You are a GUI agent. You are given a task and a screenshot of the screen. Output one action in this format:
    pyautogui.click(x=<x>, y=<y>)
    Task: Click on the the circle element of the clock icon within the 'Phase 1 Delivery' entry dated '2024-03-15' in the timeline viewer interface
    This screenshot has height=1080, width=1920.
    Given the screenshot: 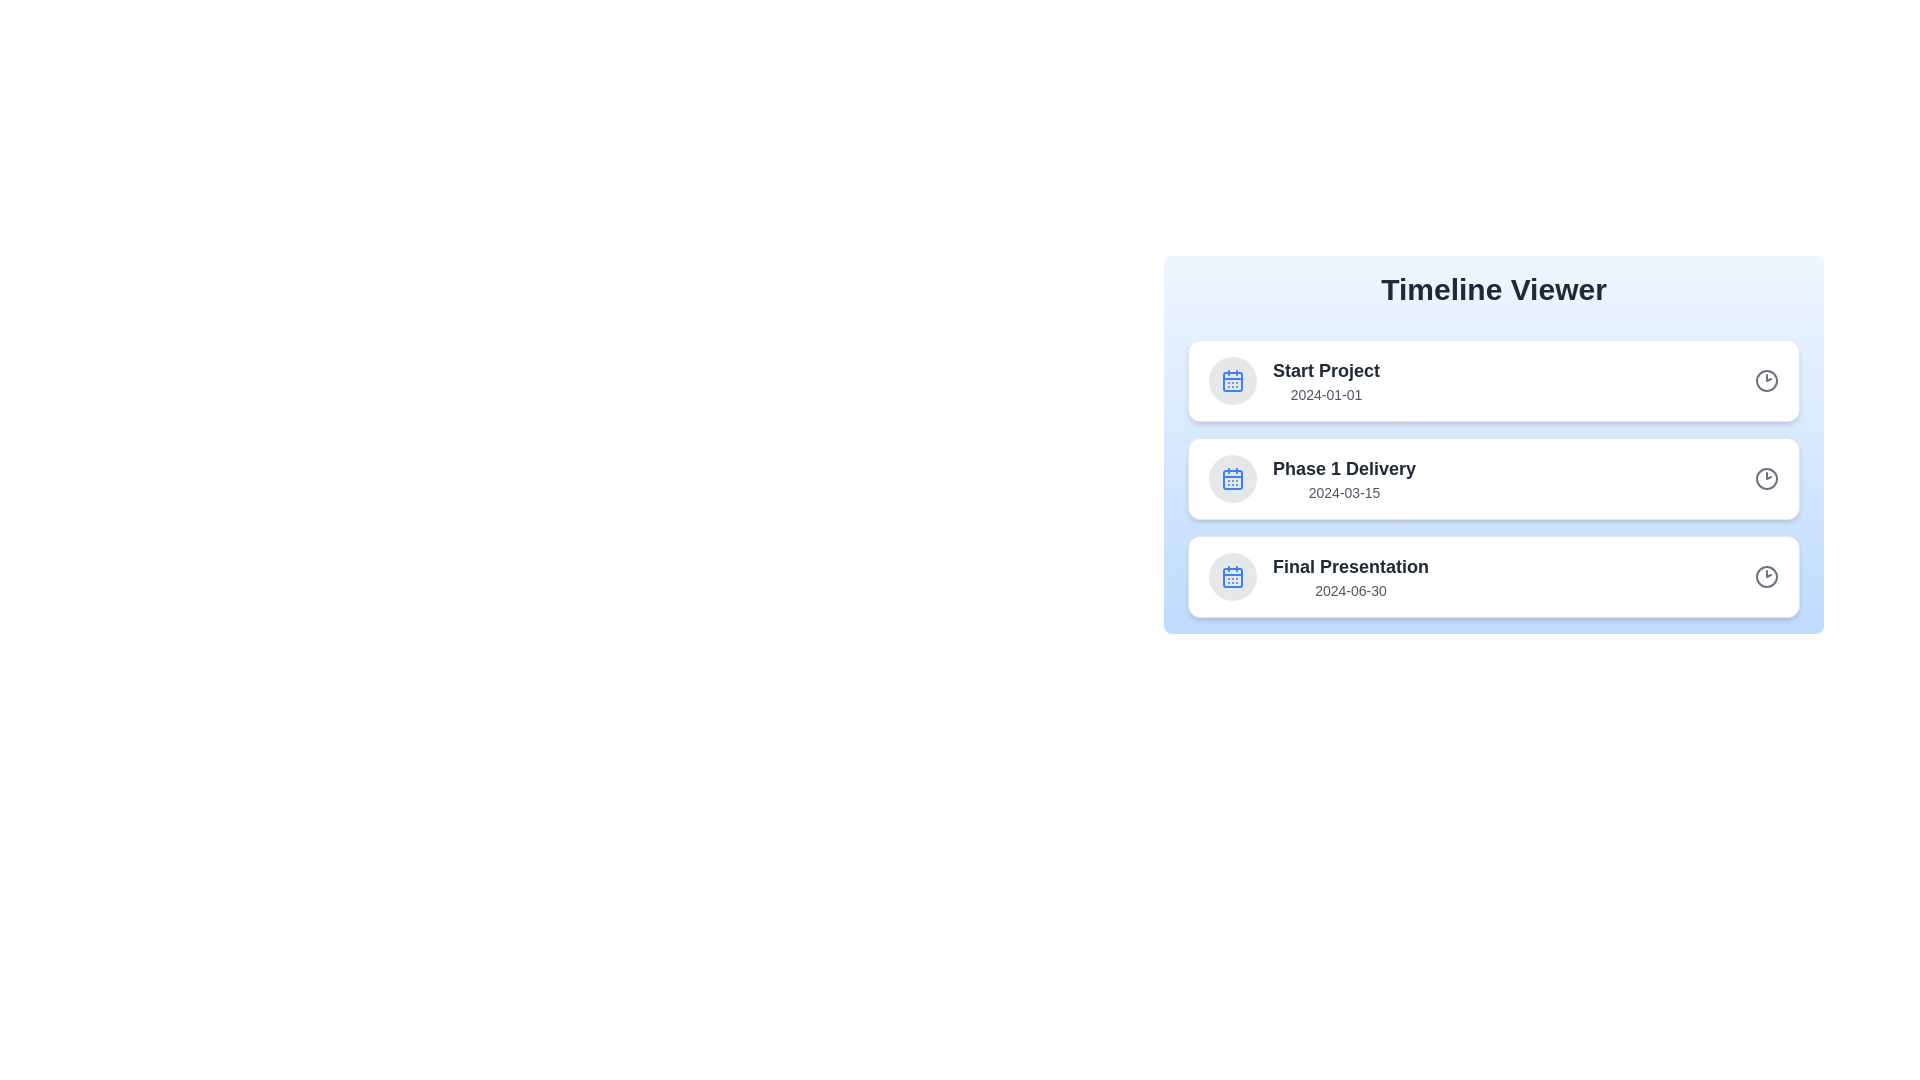 What is the action you would take?
    pyautogui.click(x=1766, y=478)
    